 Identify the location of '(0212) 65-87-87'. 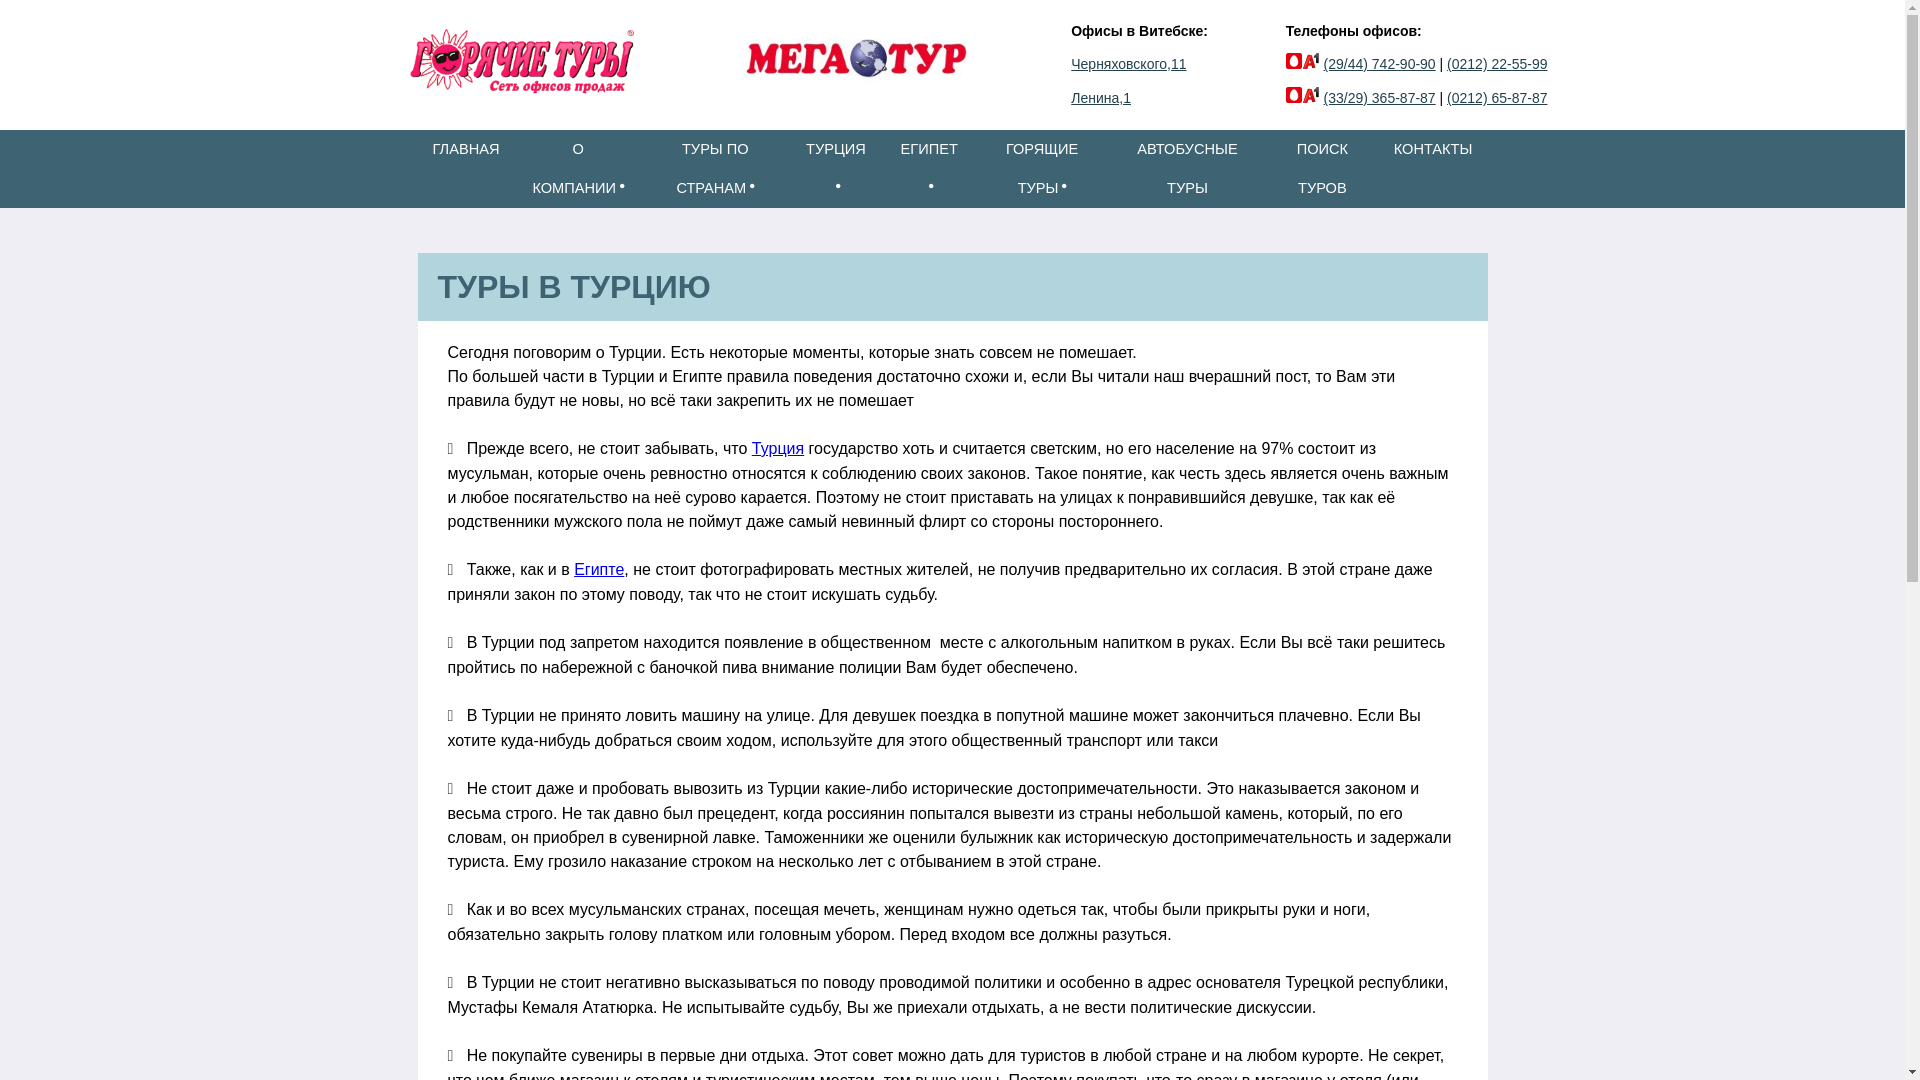
(1497, 97).